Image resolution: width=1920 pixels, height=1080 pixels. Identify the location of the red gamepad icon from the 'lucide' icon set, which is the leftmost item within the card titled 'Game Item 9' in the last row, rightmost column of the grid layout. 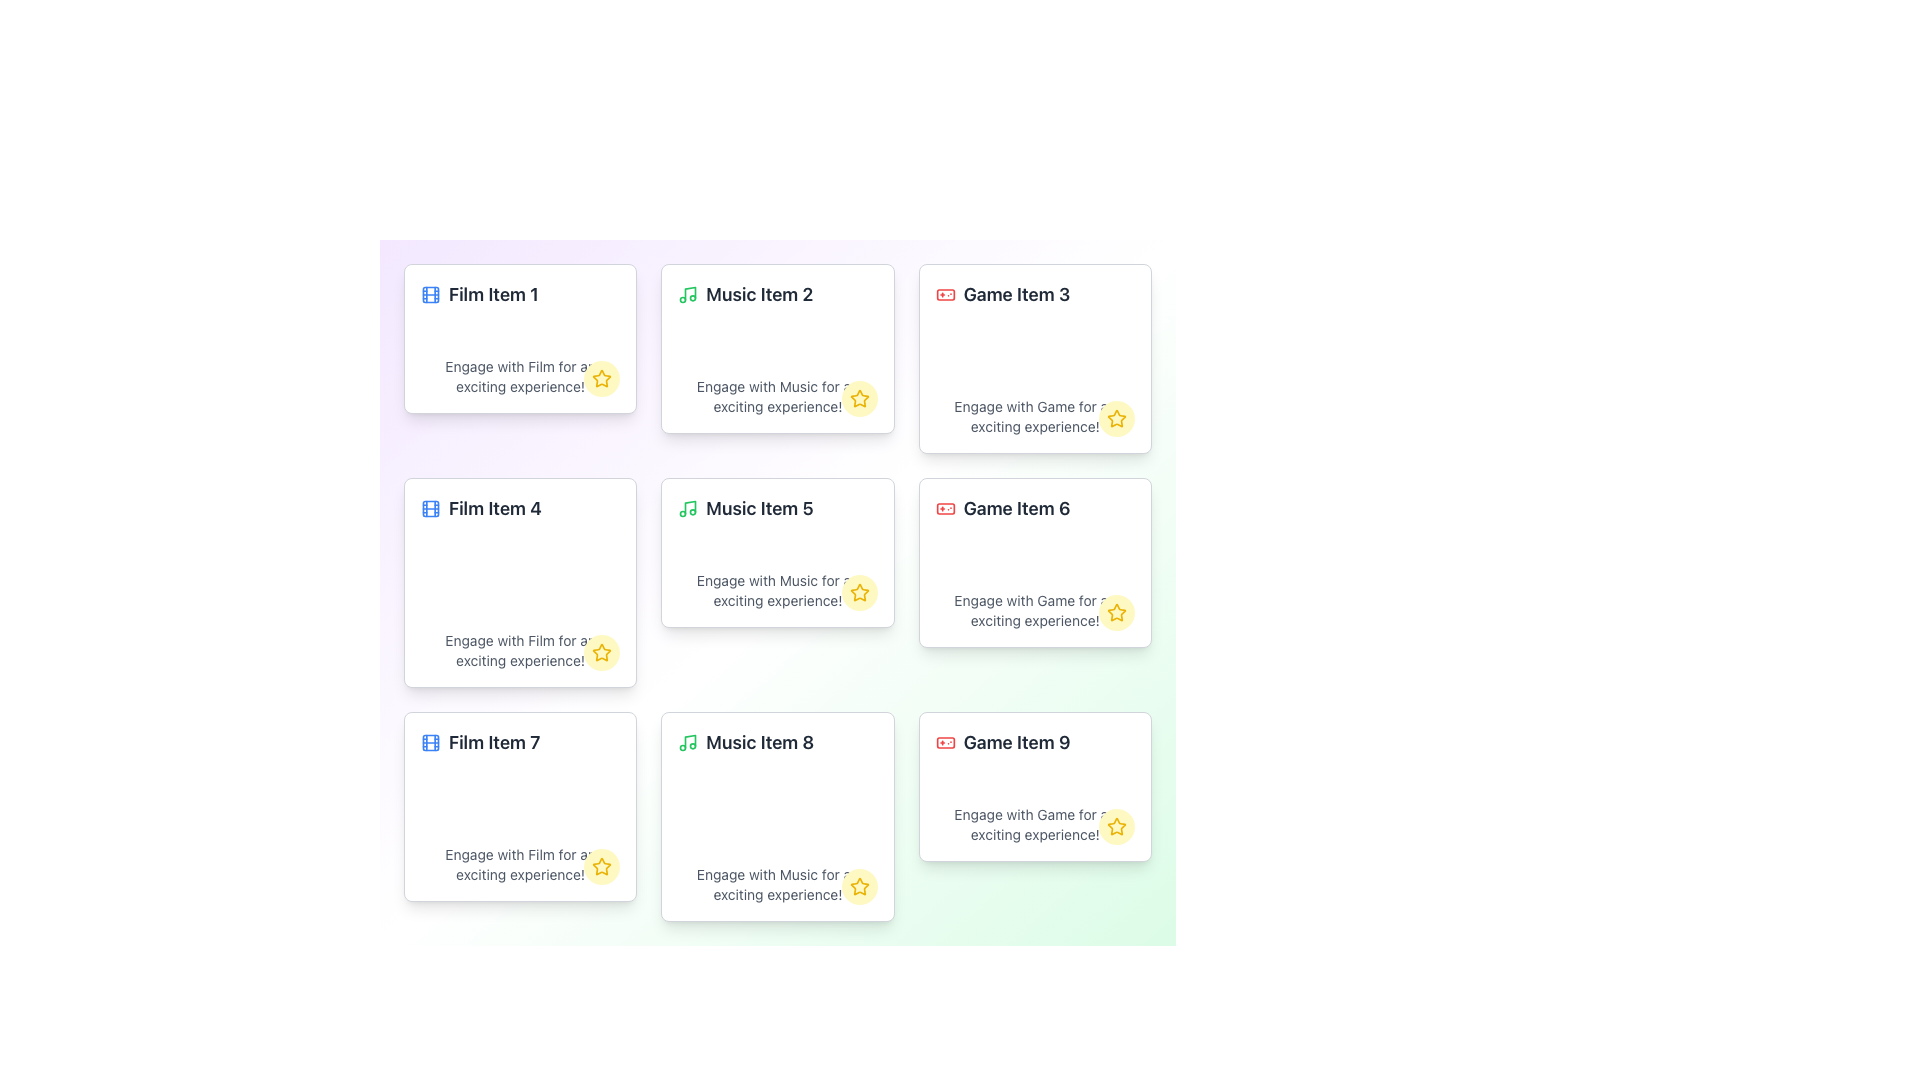
(944, 743).